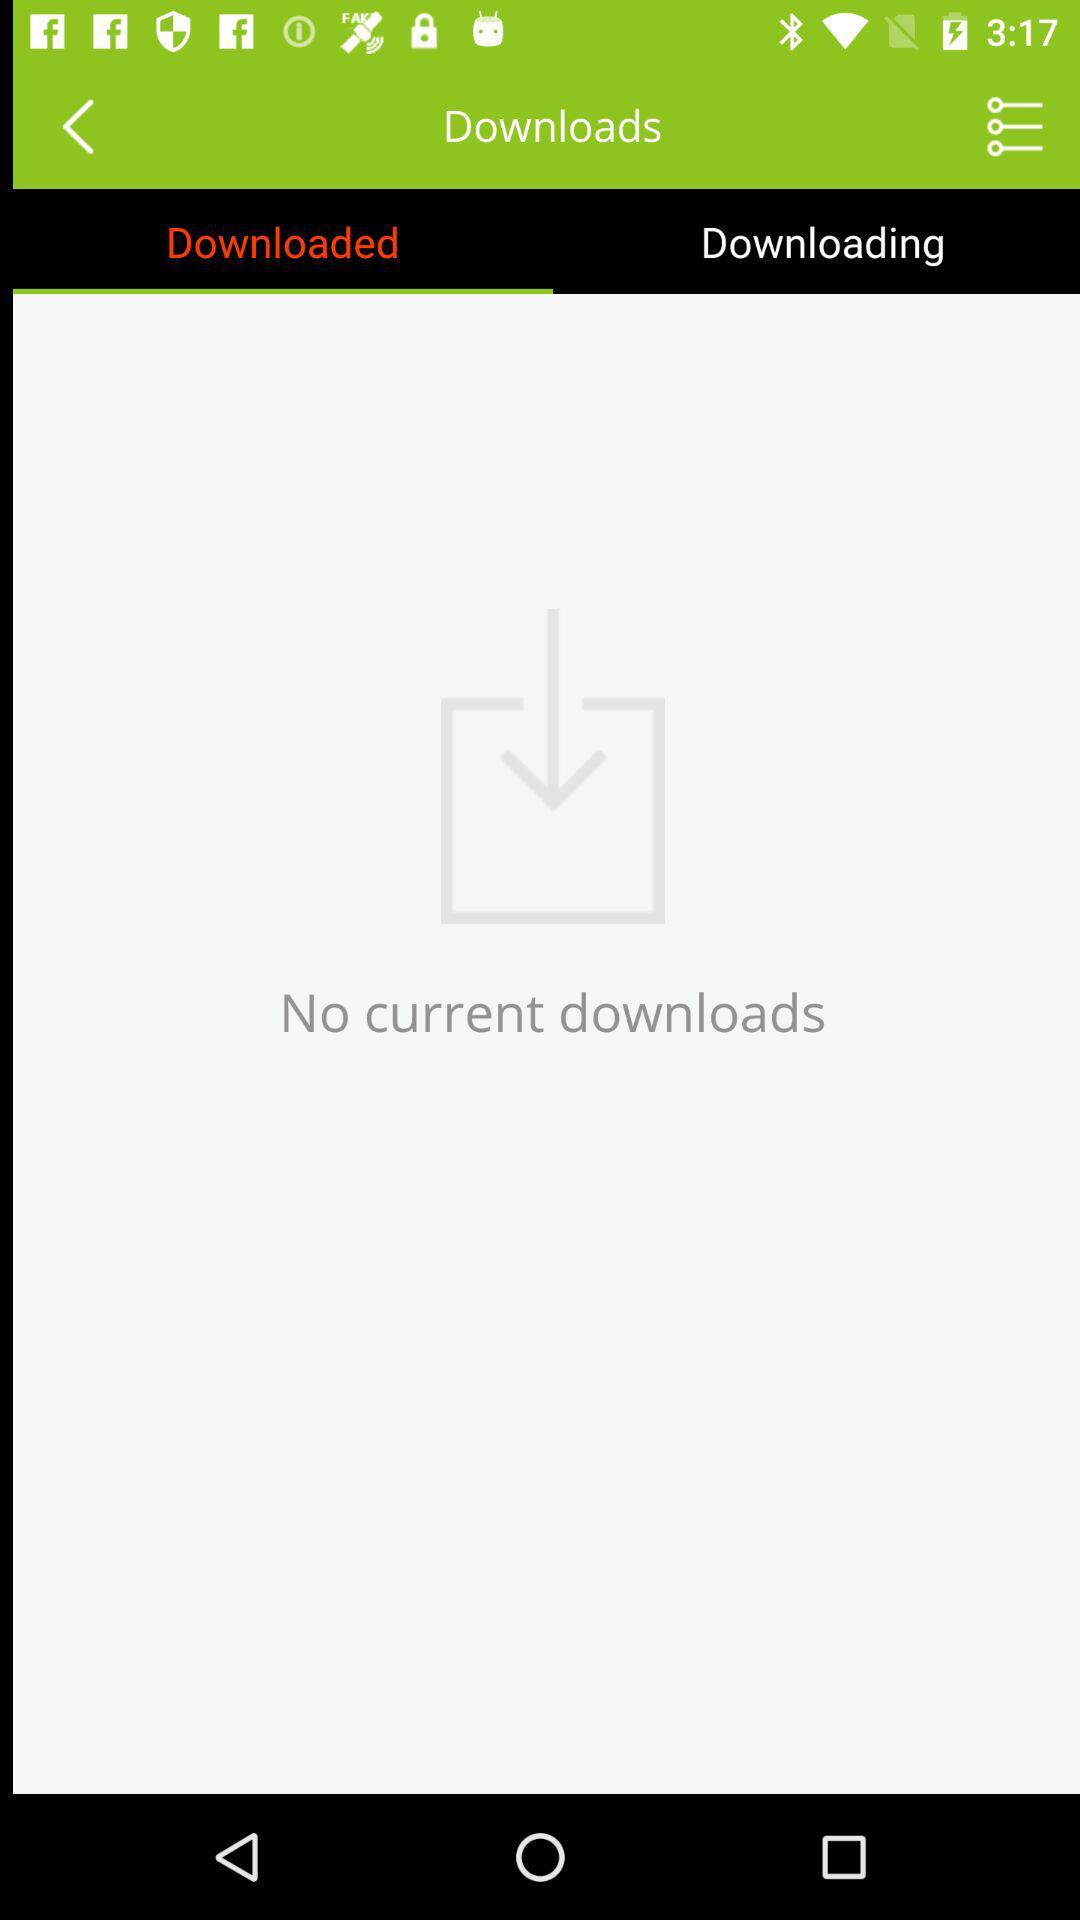  I want to click on item to the right of the downloads icon, so click(1002, 124).